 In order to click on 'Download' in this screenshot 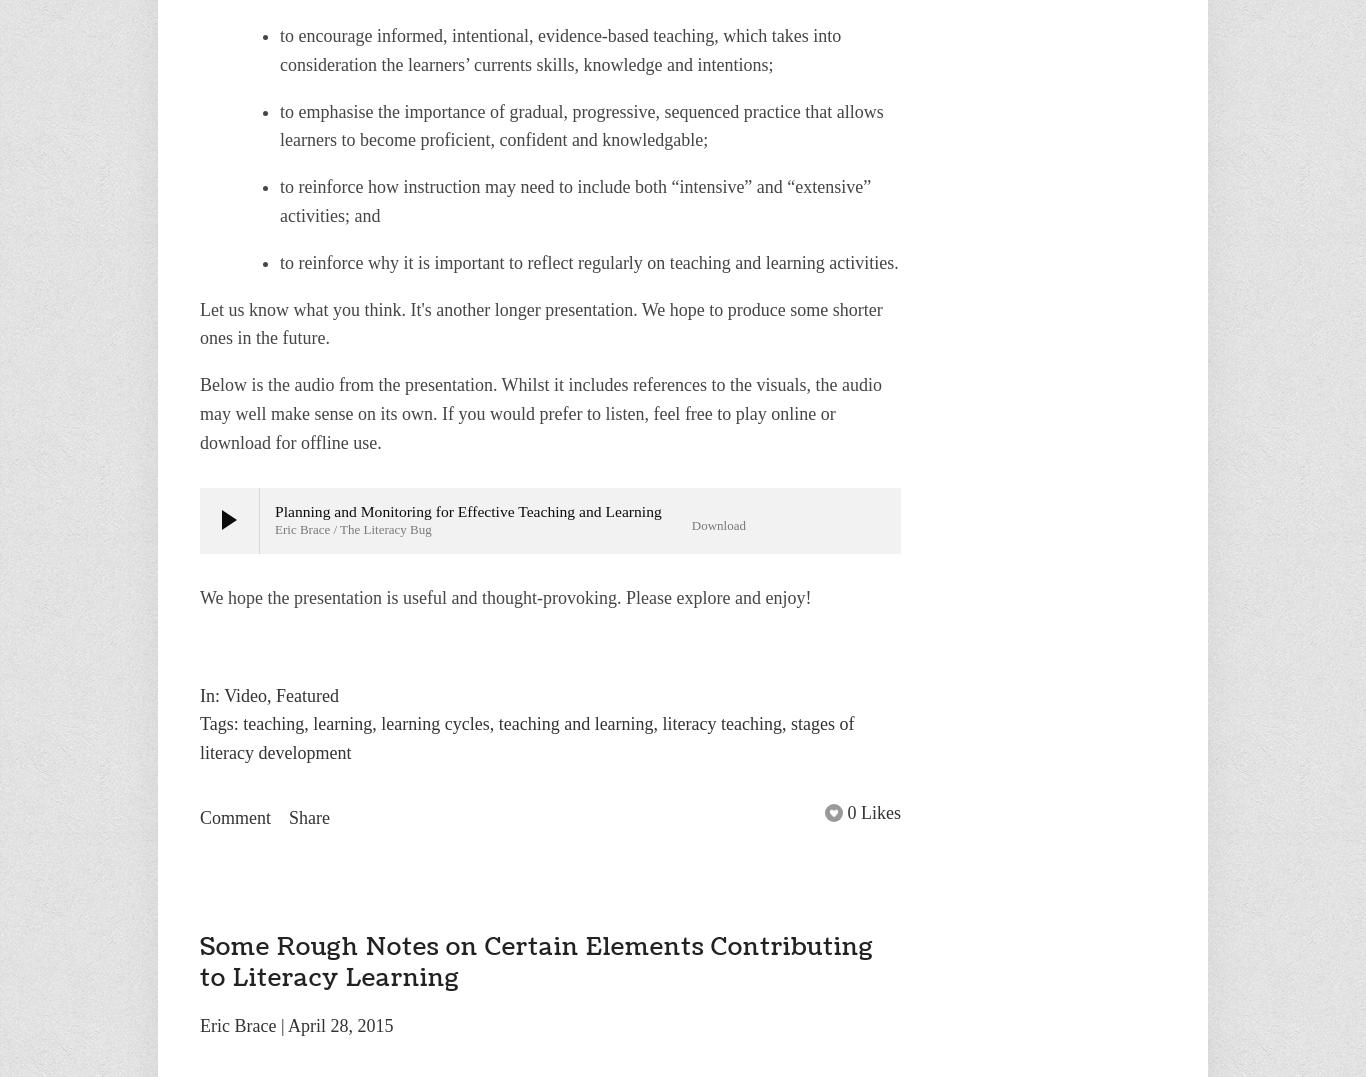, I will do `click(717, 524)`.